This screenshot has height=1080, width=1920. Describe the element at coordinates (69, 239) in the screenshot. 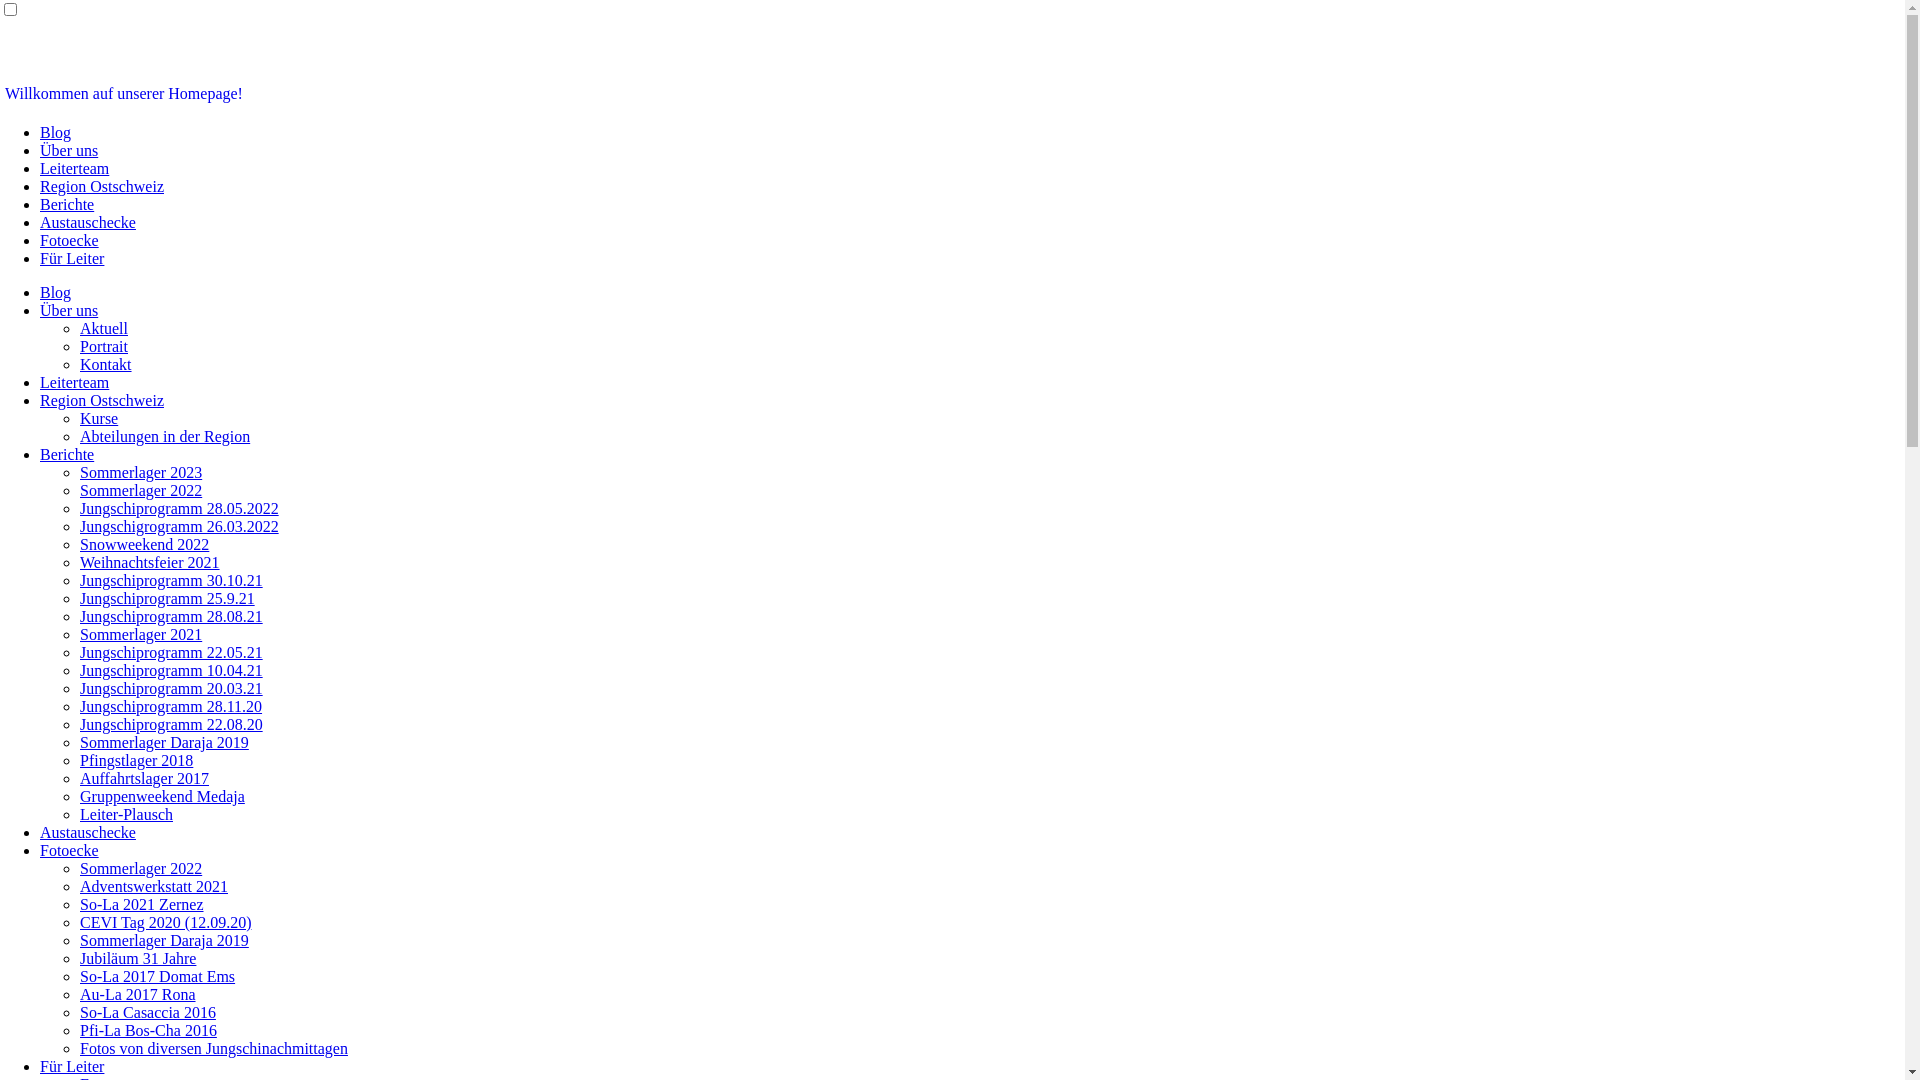

I see `'Fotoecke'` at that location.